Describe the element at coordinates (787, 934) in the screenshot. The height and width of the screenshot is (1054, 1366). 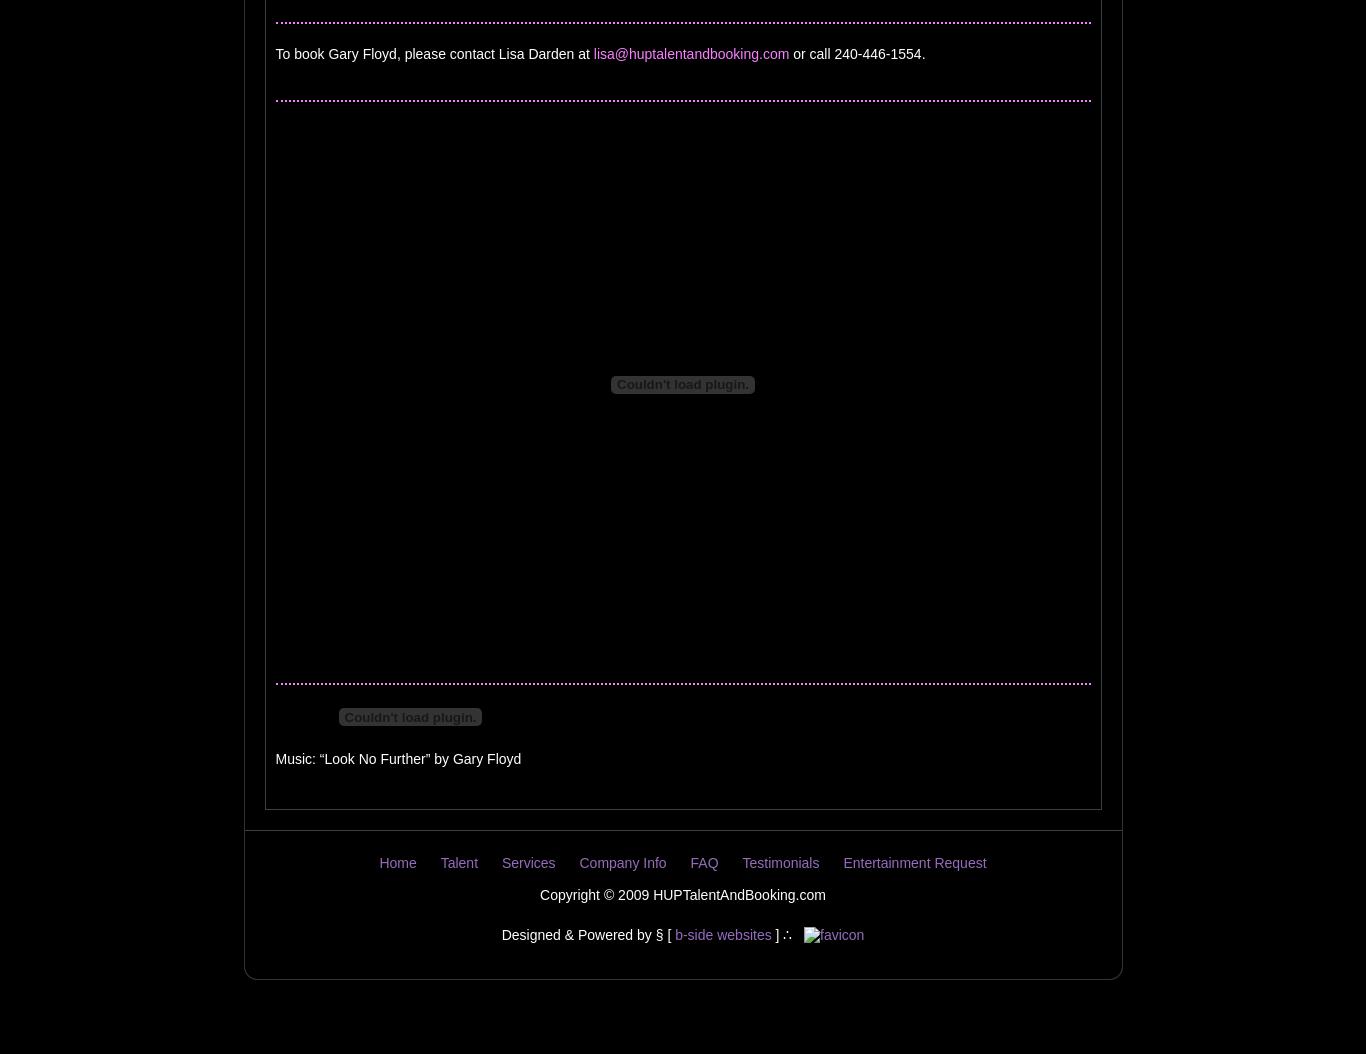
I see `'] ∴'` at that location.